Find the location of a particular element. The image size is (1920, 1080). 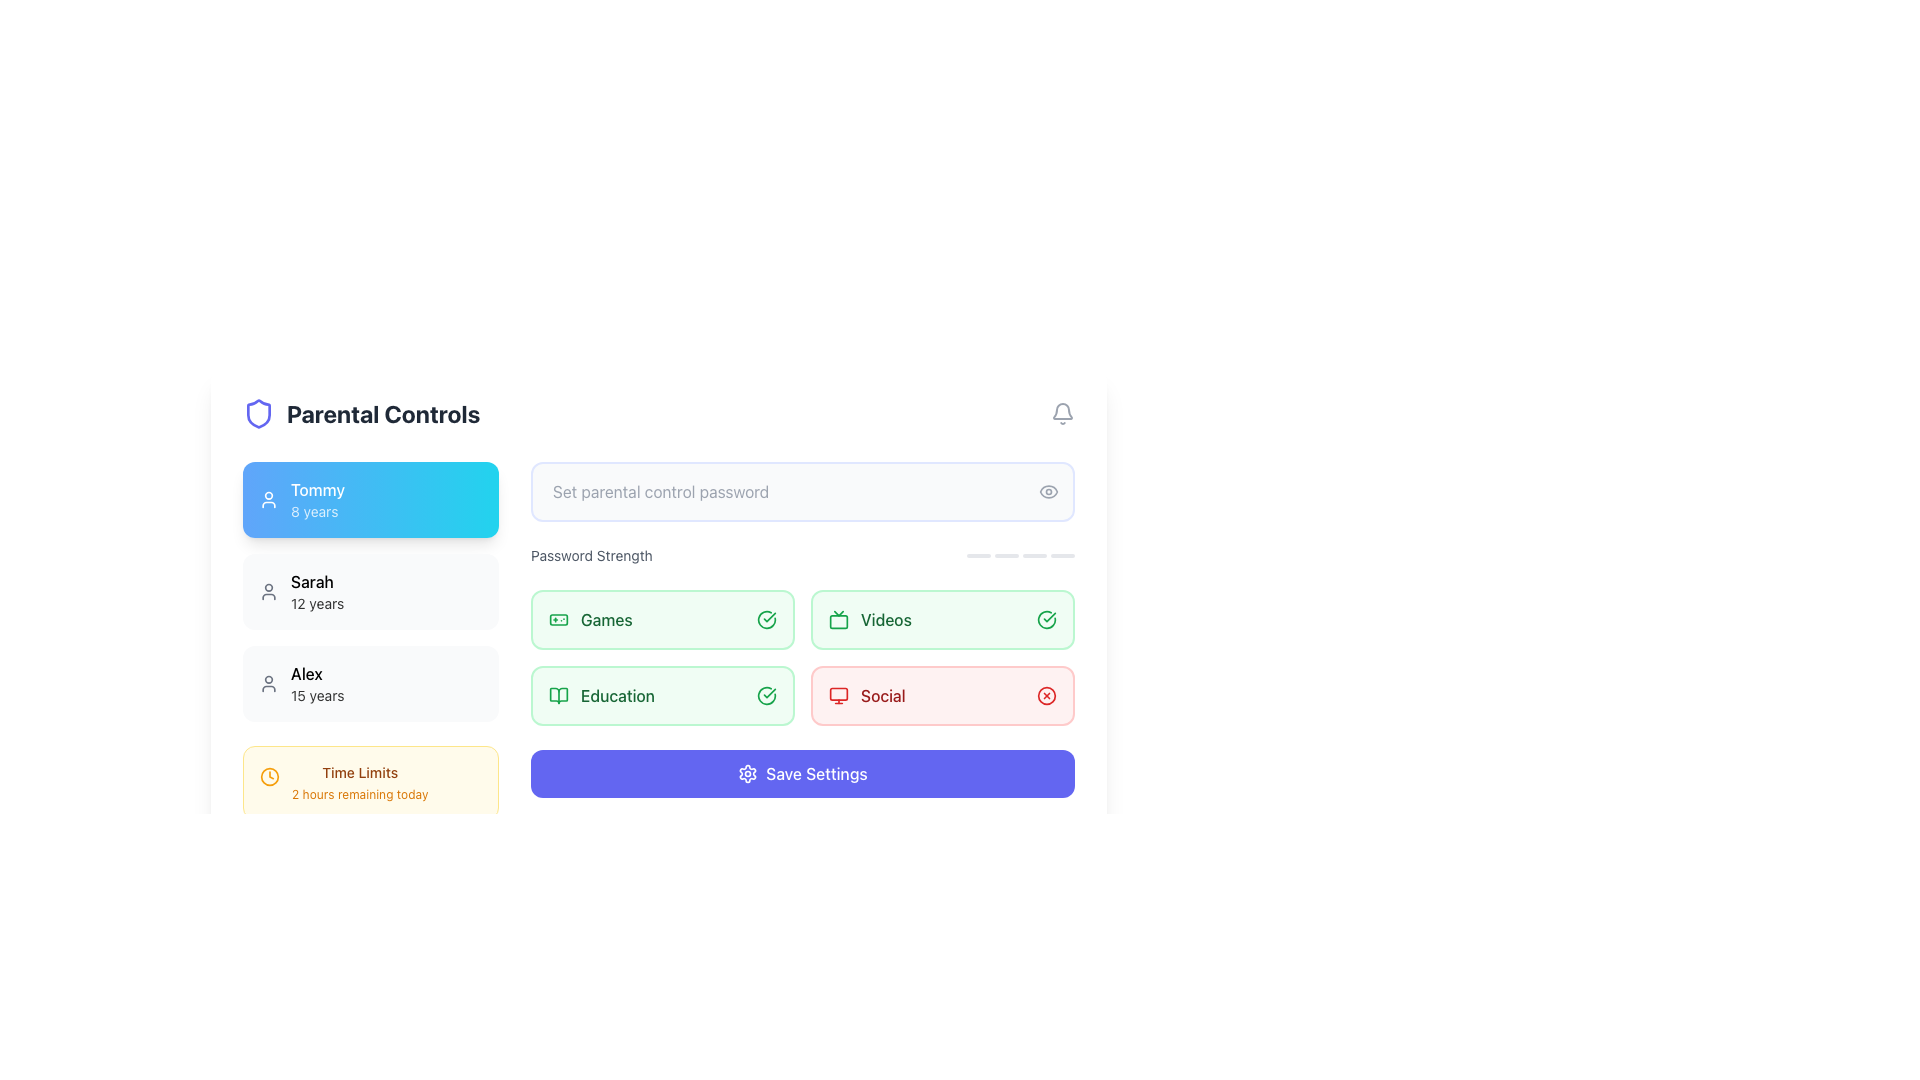

the visibility toggle icon button located to the right of the password input field, which is part of the parental control password section is located at coordinates (1048, 492).